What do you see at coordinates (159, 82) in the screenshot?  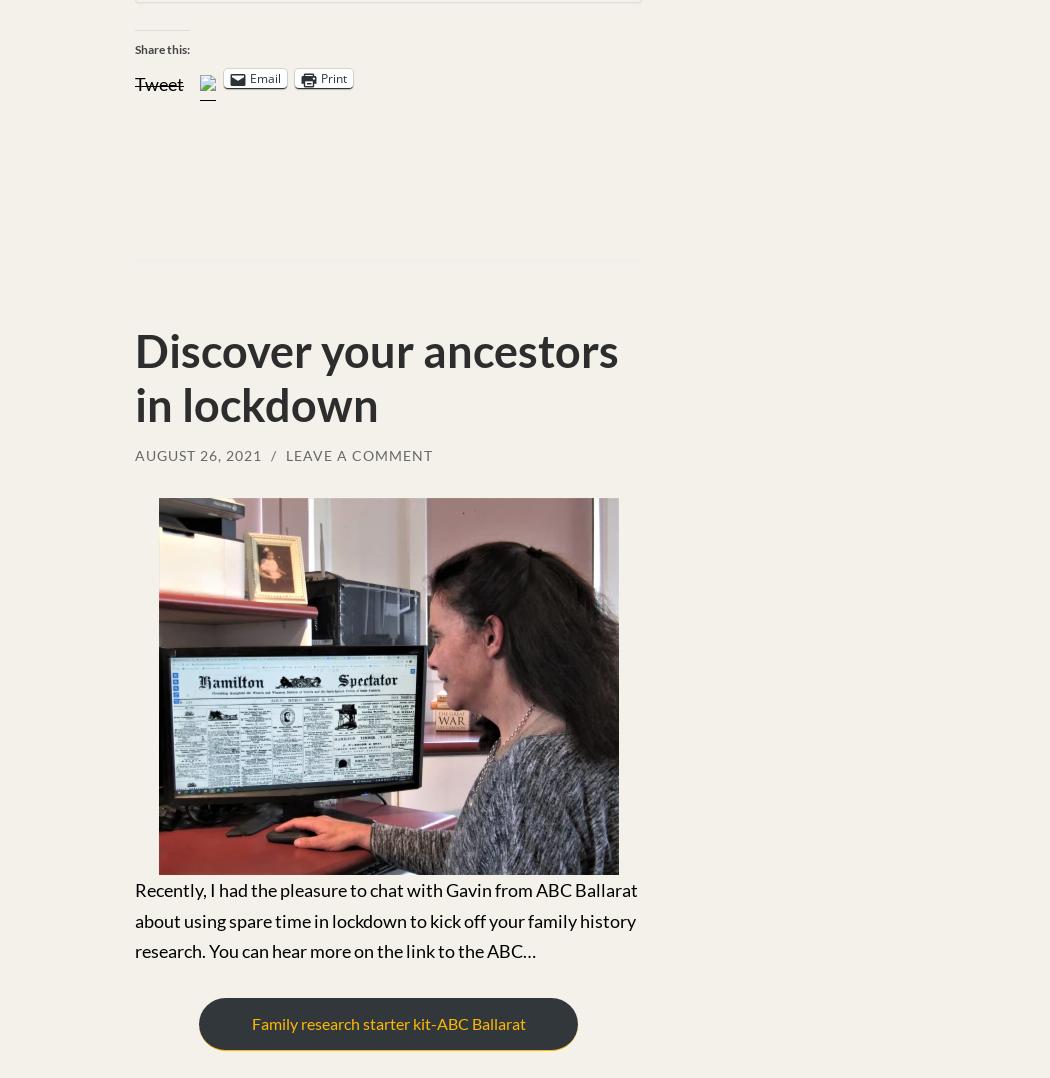 I see `'Tweet'` at bounding box center [159, 82].